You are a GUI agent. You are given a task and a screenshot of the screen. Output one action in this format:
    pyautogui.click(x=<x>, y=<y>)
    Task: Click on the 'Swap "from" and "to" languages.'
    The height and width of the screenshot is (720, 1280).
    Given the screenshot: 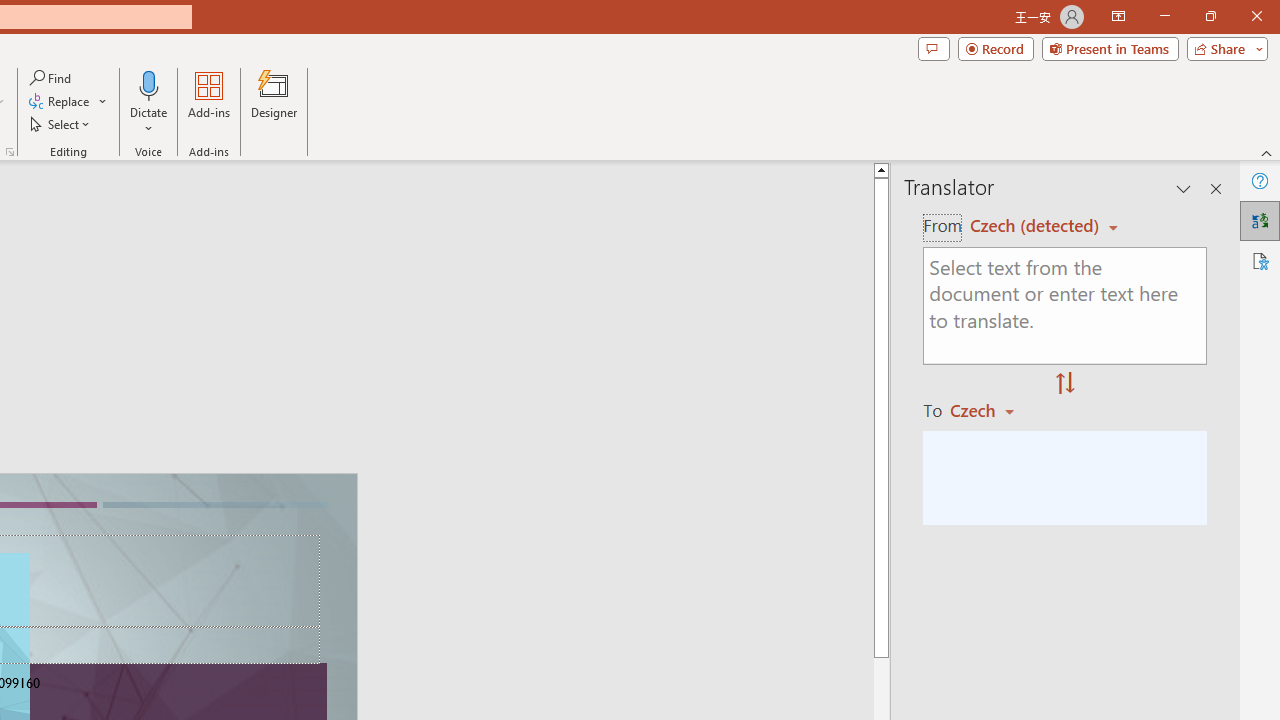 What is the action you would take?
    pyautogui.click(x=1064, y=384)
    